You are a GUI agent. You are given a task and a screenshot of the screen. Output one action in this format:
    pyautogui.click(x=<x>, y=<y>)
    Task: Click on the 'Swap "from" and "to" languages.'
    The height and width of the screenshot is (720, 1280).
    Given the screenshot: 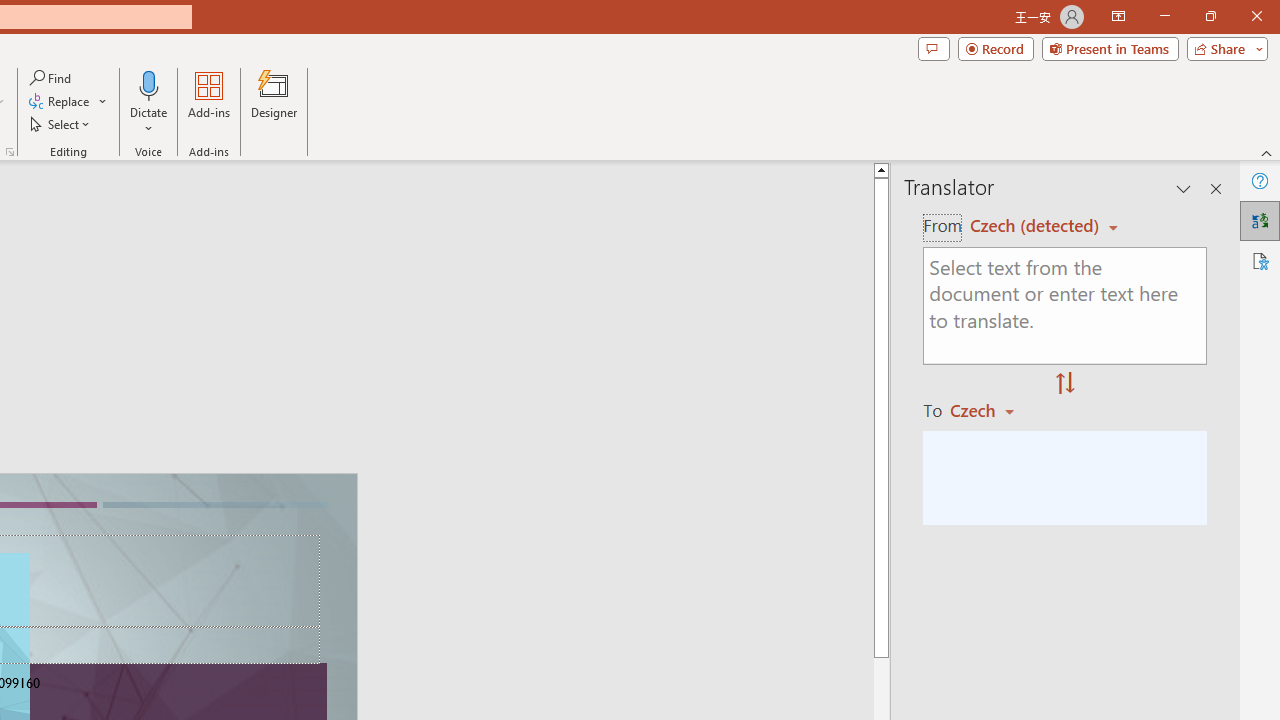 What is the action you would take?
    pyautogui.click(x=1064, y=384)
    